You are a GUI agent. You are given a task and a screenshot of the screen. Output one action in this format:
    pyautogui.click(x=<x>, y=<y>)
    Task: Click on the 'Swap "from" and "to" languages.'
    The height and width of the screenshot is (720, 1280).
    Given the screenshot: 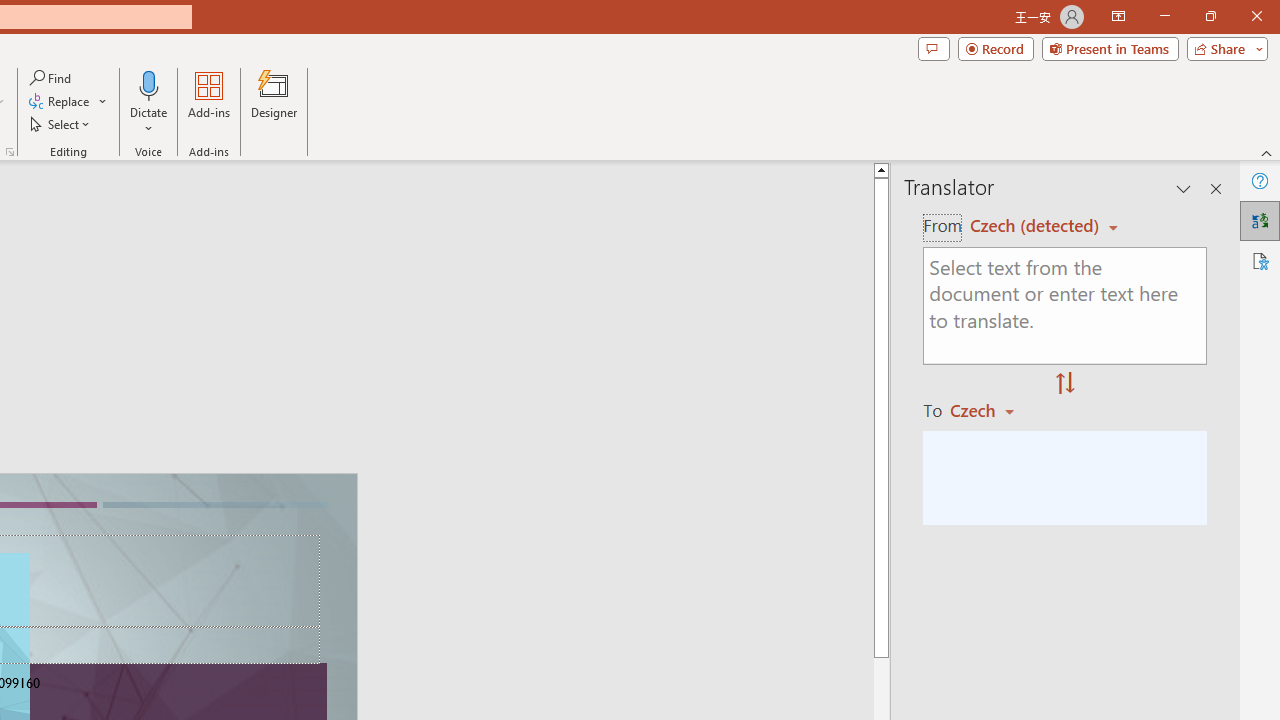 What is the action you would take?
    pyautogui.click(x=1064, y=384)
    